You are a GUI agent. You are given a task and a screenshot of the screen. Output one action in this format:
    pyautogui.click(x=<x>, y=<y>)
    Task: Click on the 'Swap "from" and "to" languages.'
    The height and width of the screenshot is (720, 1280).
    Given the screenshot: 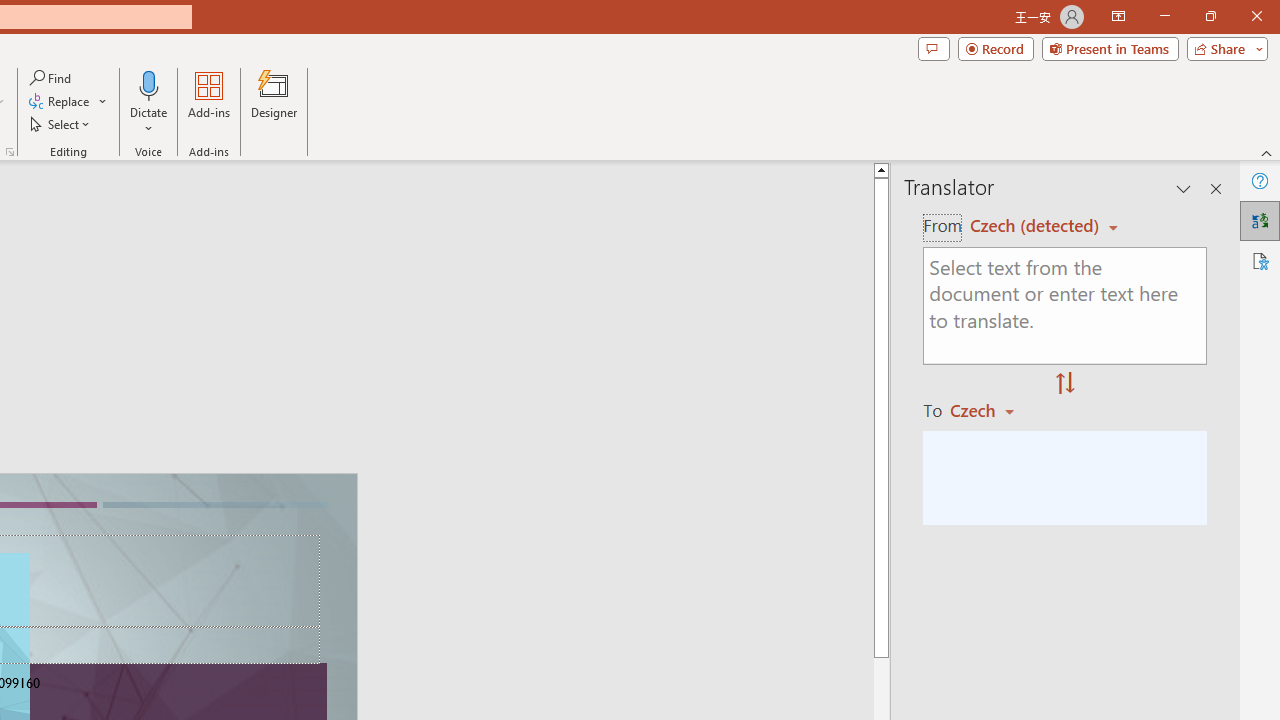 What is the action you would take?
    pyautogui.click(x=1064, y=384)
    